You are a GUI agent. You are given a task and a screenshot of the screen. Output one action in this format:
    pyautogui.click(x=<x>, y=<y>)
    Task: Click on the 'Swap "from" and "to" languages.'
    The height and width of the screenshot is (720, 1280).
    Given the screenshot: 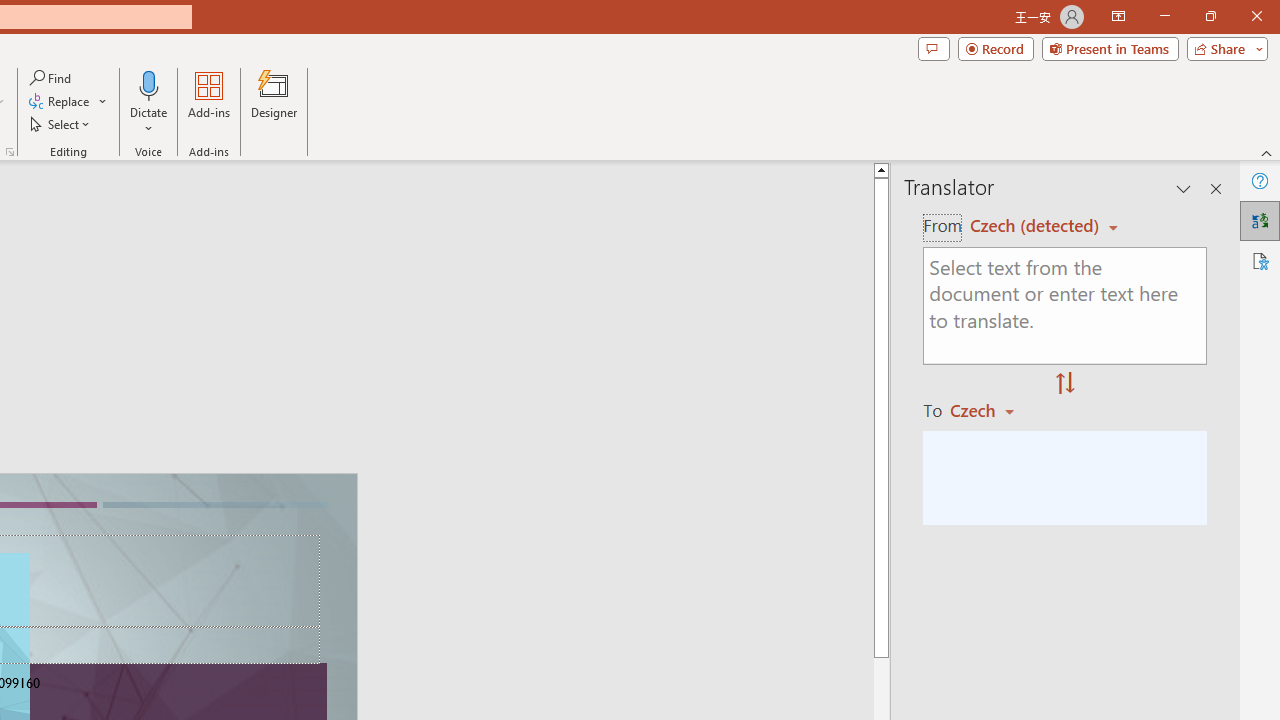 What is the action you would take?
    pyautogui.click(x=1064, y=384)
    